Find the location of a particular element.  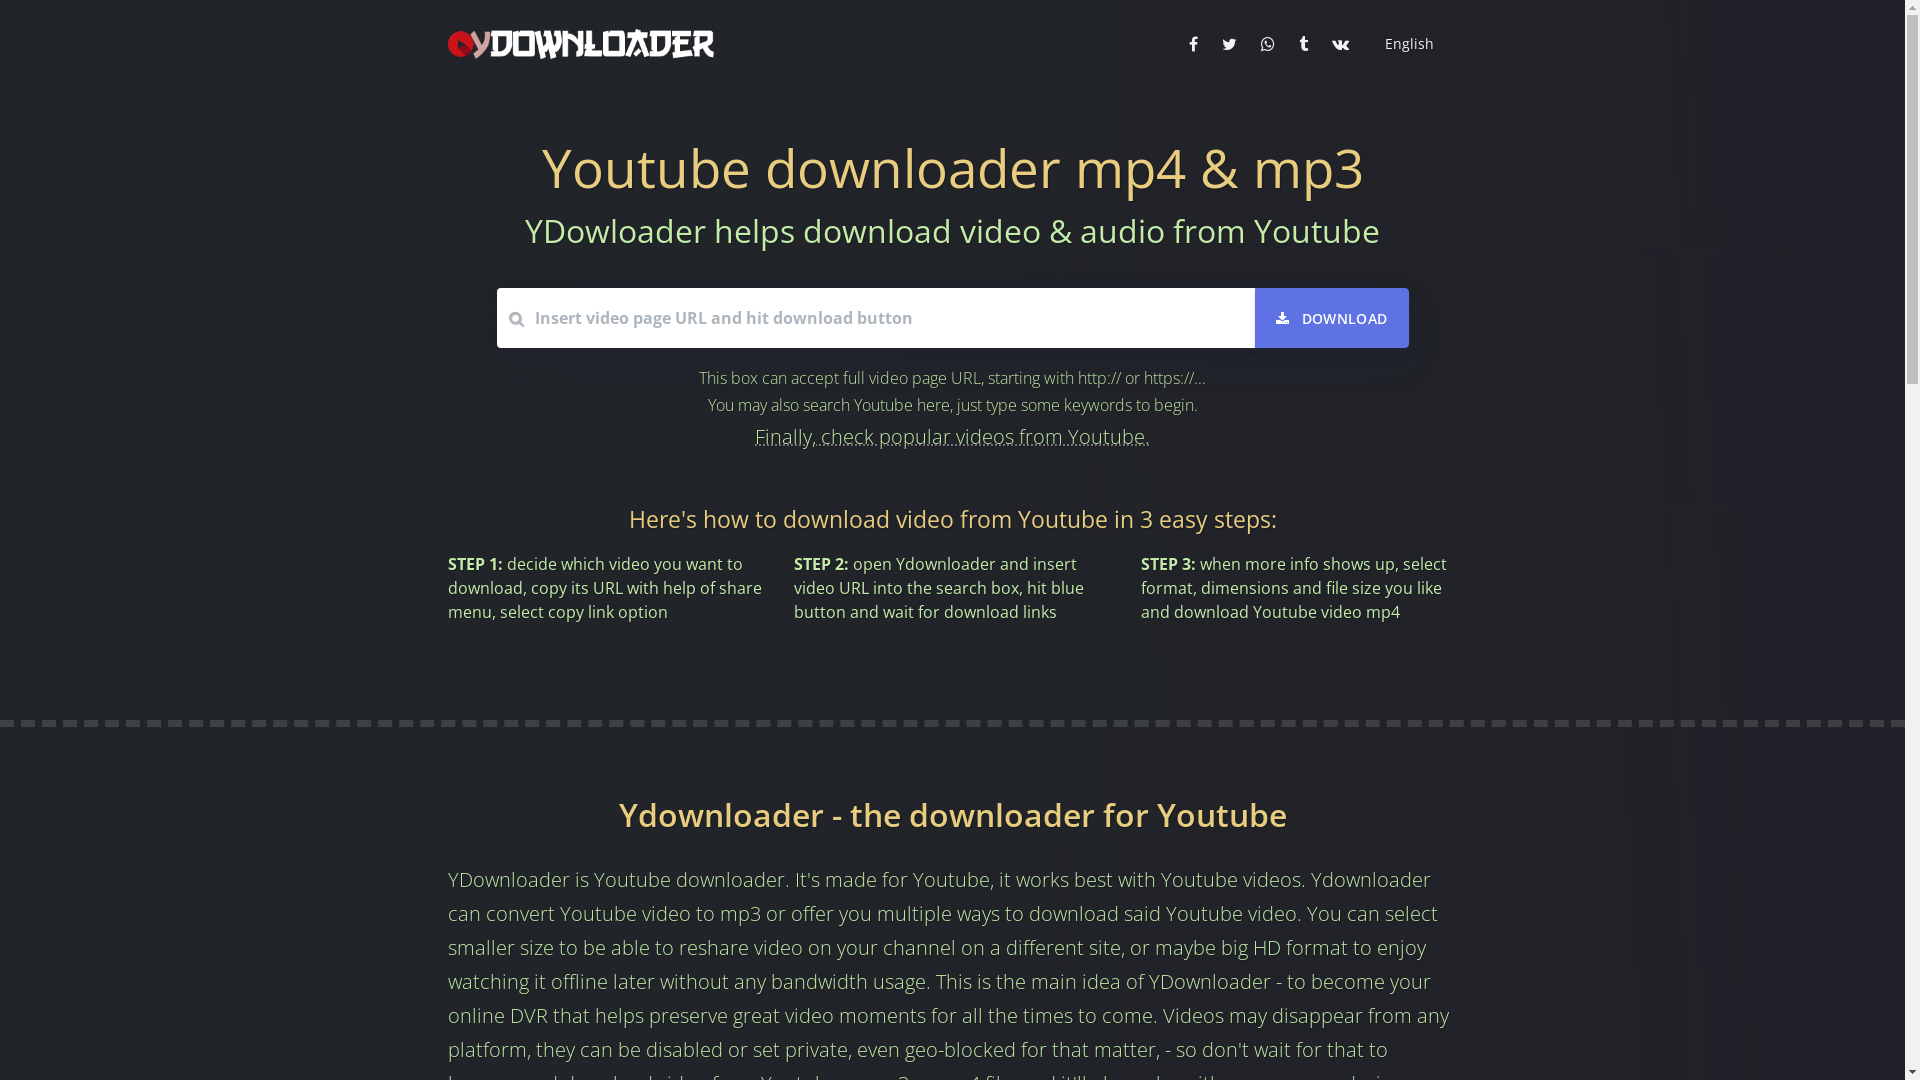

'Share on Twitter' is located at coordinates (1228, 43).